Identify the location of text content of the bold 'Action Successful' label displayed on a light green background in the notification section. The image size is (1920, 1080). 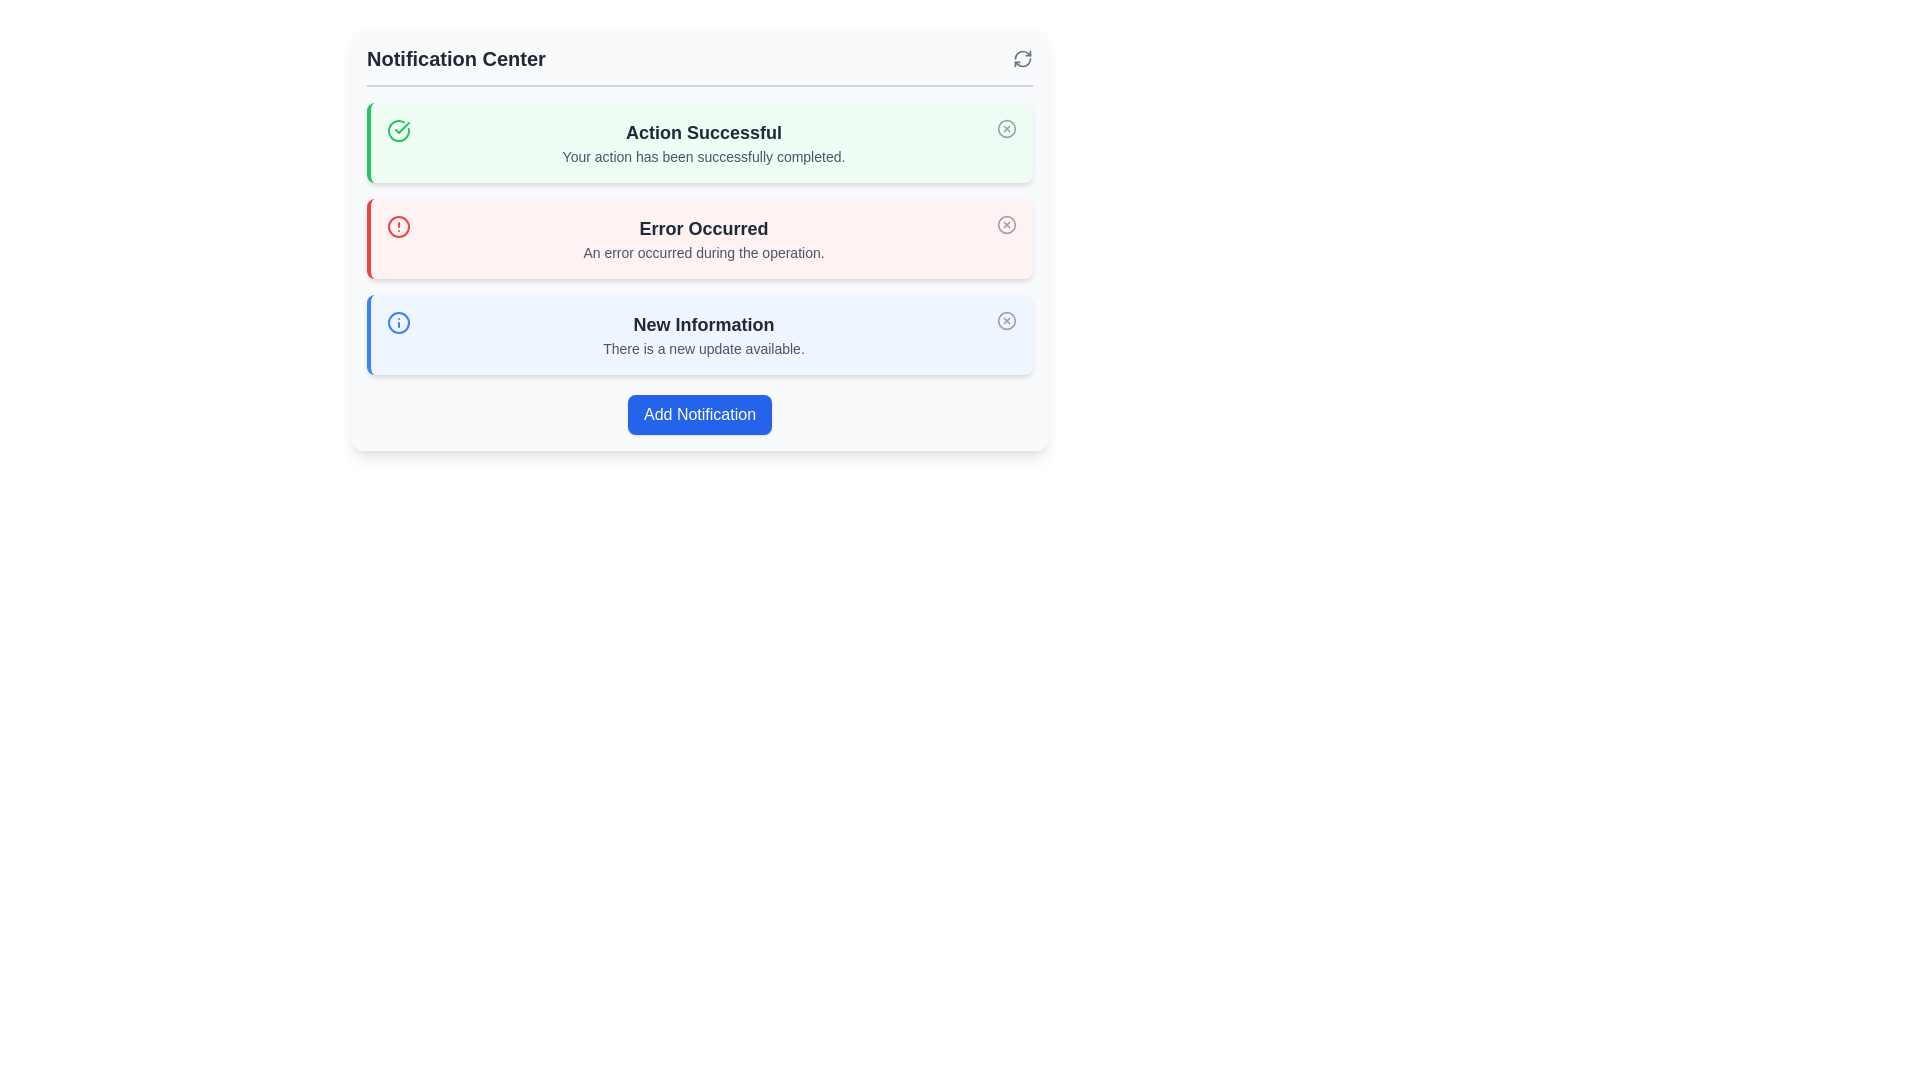
(704, 132).